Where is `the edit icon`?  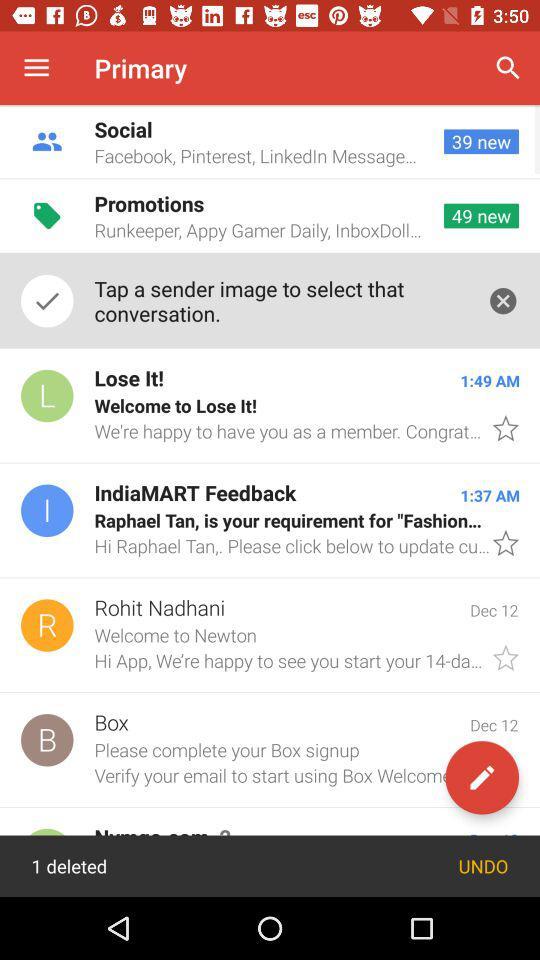
the edit icon is located at coordinates (481, 776).